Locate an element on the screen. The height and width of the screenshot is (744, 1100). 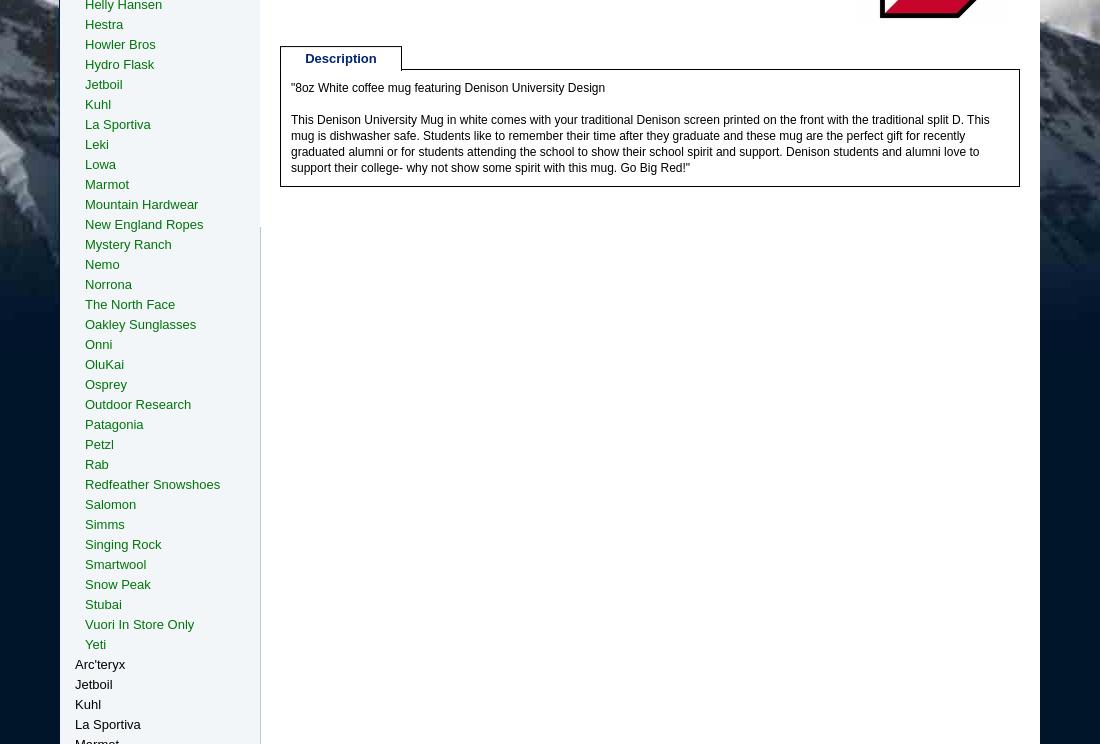
'Marmot' is located at coordinates (107, 183).